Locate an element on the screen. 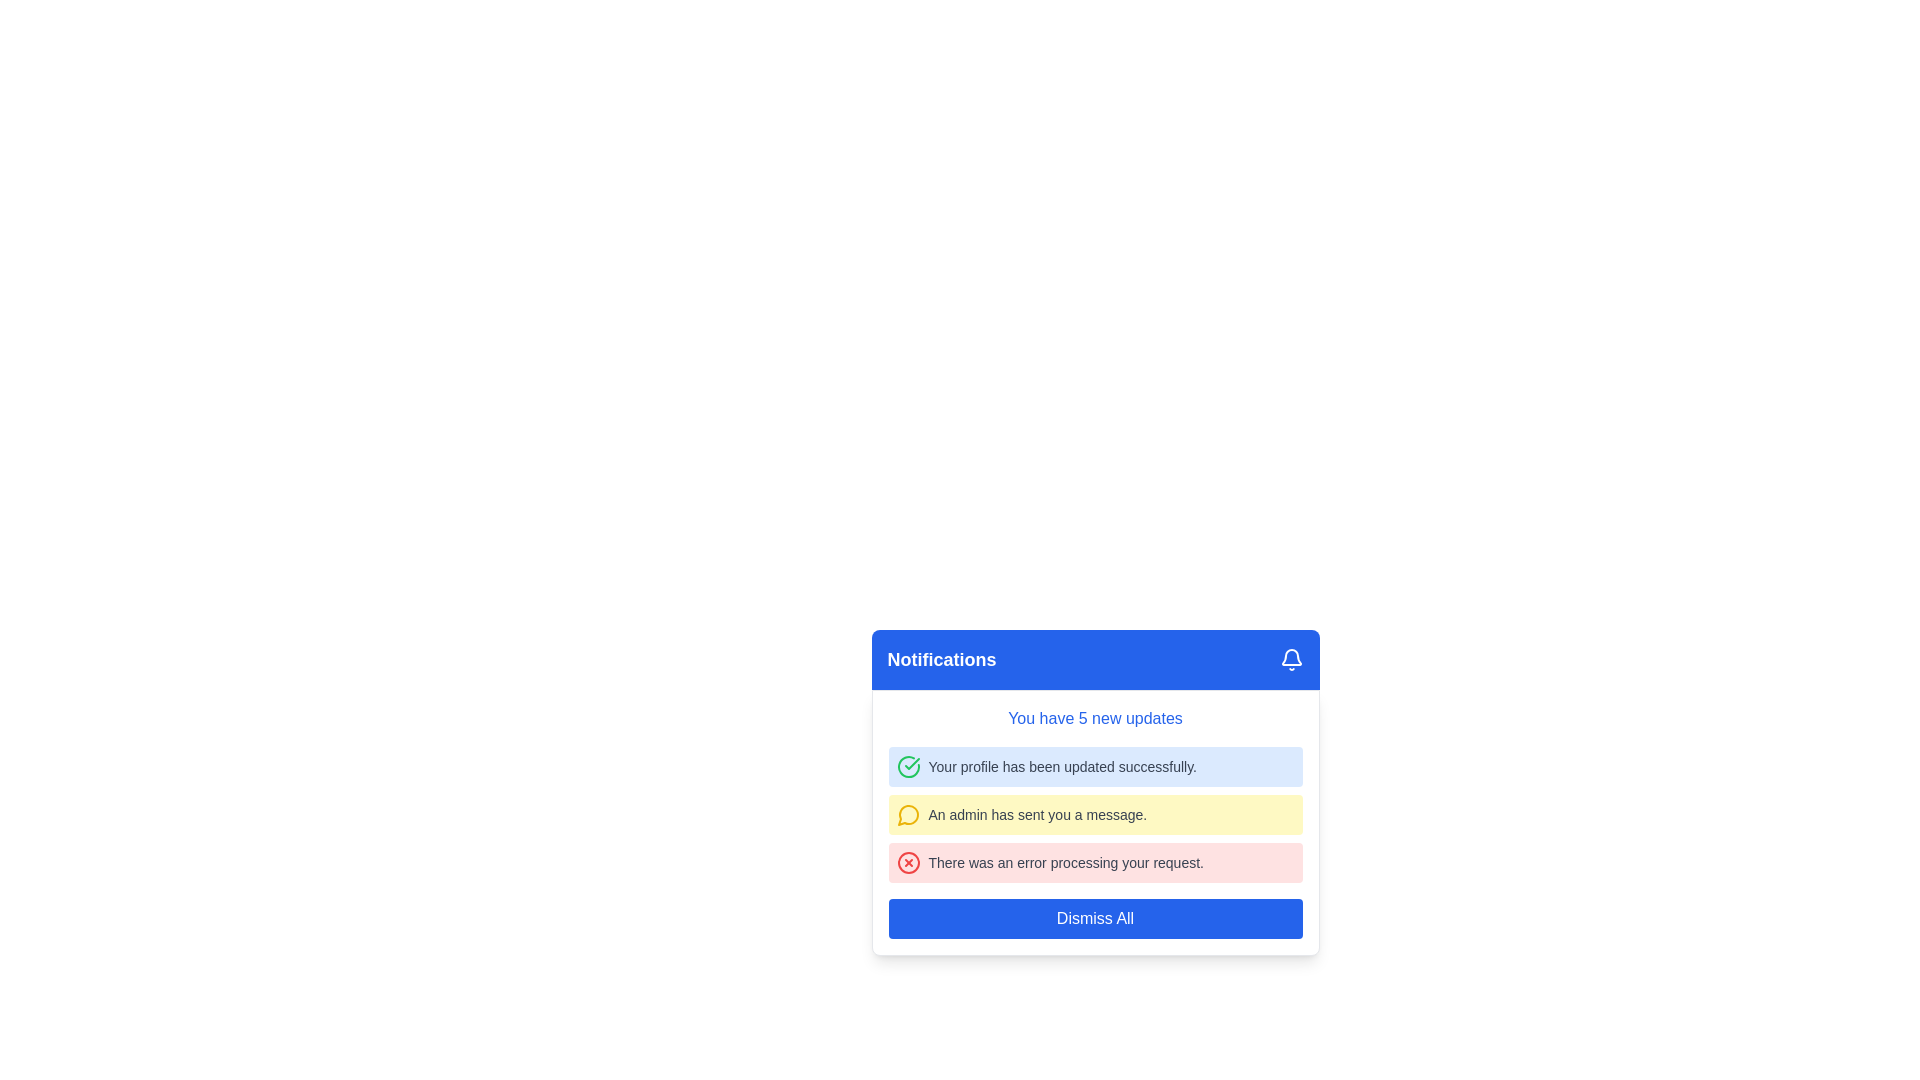 The height and width of the screenshot is (1080, 1920). the individual notification items in the notification area, which is located below the title 'You have 5 new updates' is located at coordinates (1094, 814).